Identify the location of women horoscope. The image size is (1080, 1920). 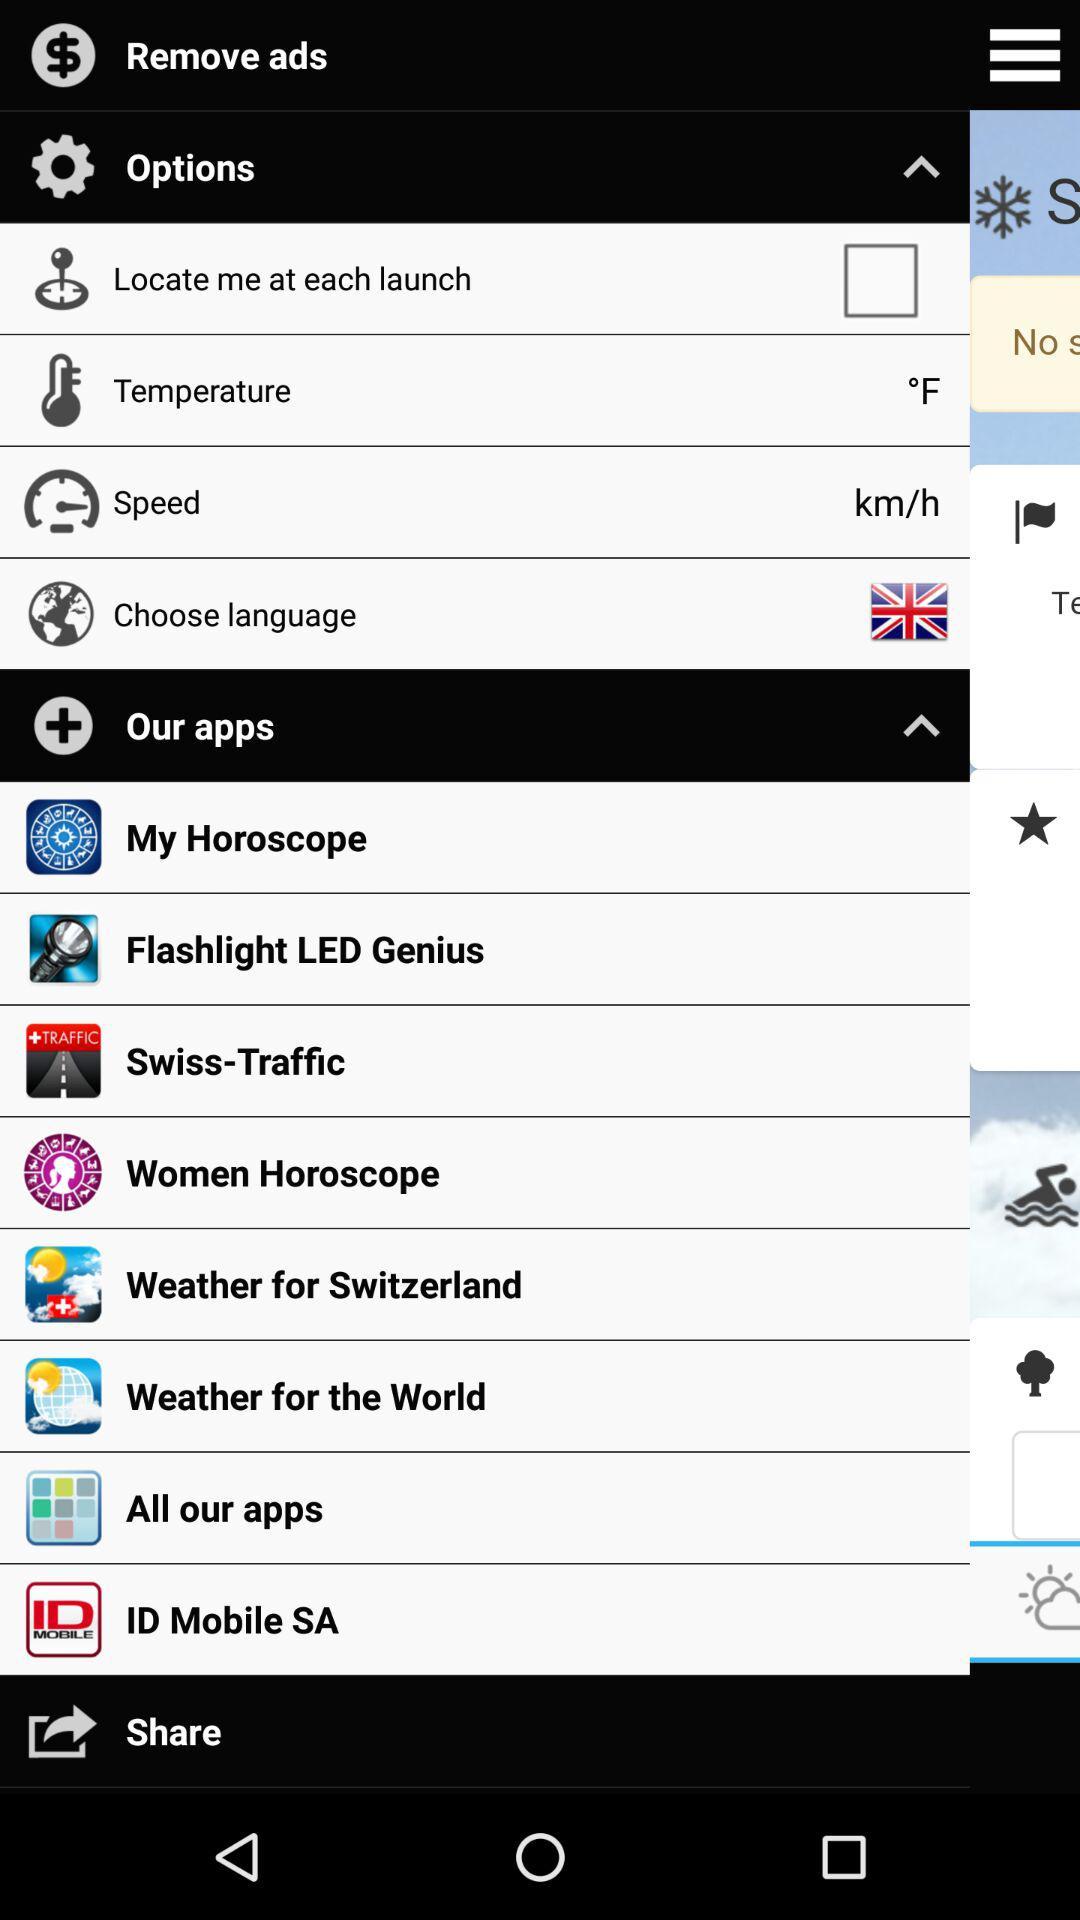
(536, 1172).